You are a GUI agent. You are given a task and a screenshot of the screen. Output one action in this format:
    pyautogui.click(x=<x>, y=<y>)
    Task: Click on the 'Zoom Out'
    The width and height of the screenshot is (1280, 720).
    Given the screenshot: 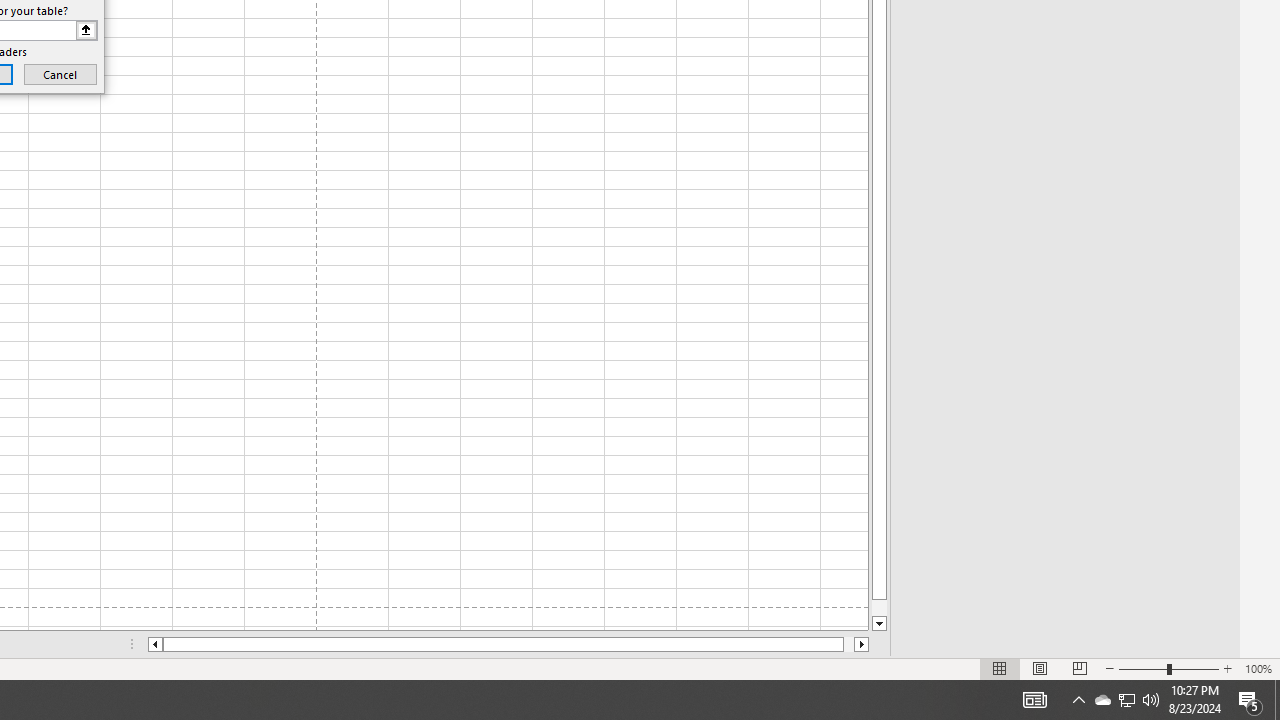 What is the action you would take?
    pyautogui.click(x=1143, y=669)
    